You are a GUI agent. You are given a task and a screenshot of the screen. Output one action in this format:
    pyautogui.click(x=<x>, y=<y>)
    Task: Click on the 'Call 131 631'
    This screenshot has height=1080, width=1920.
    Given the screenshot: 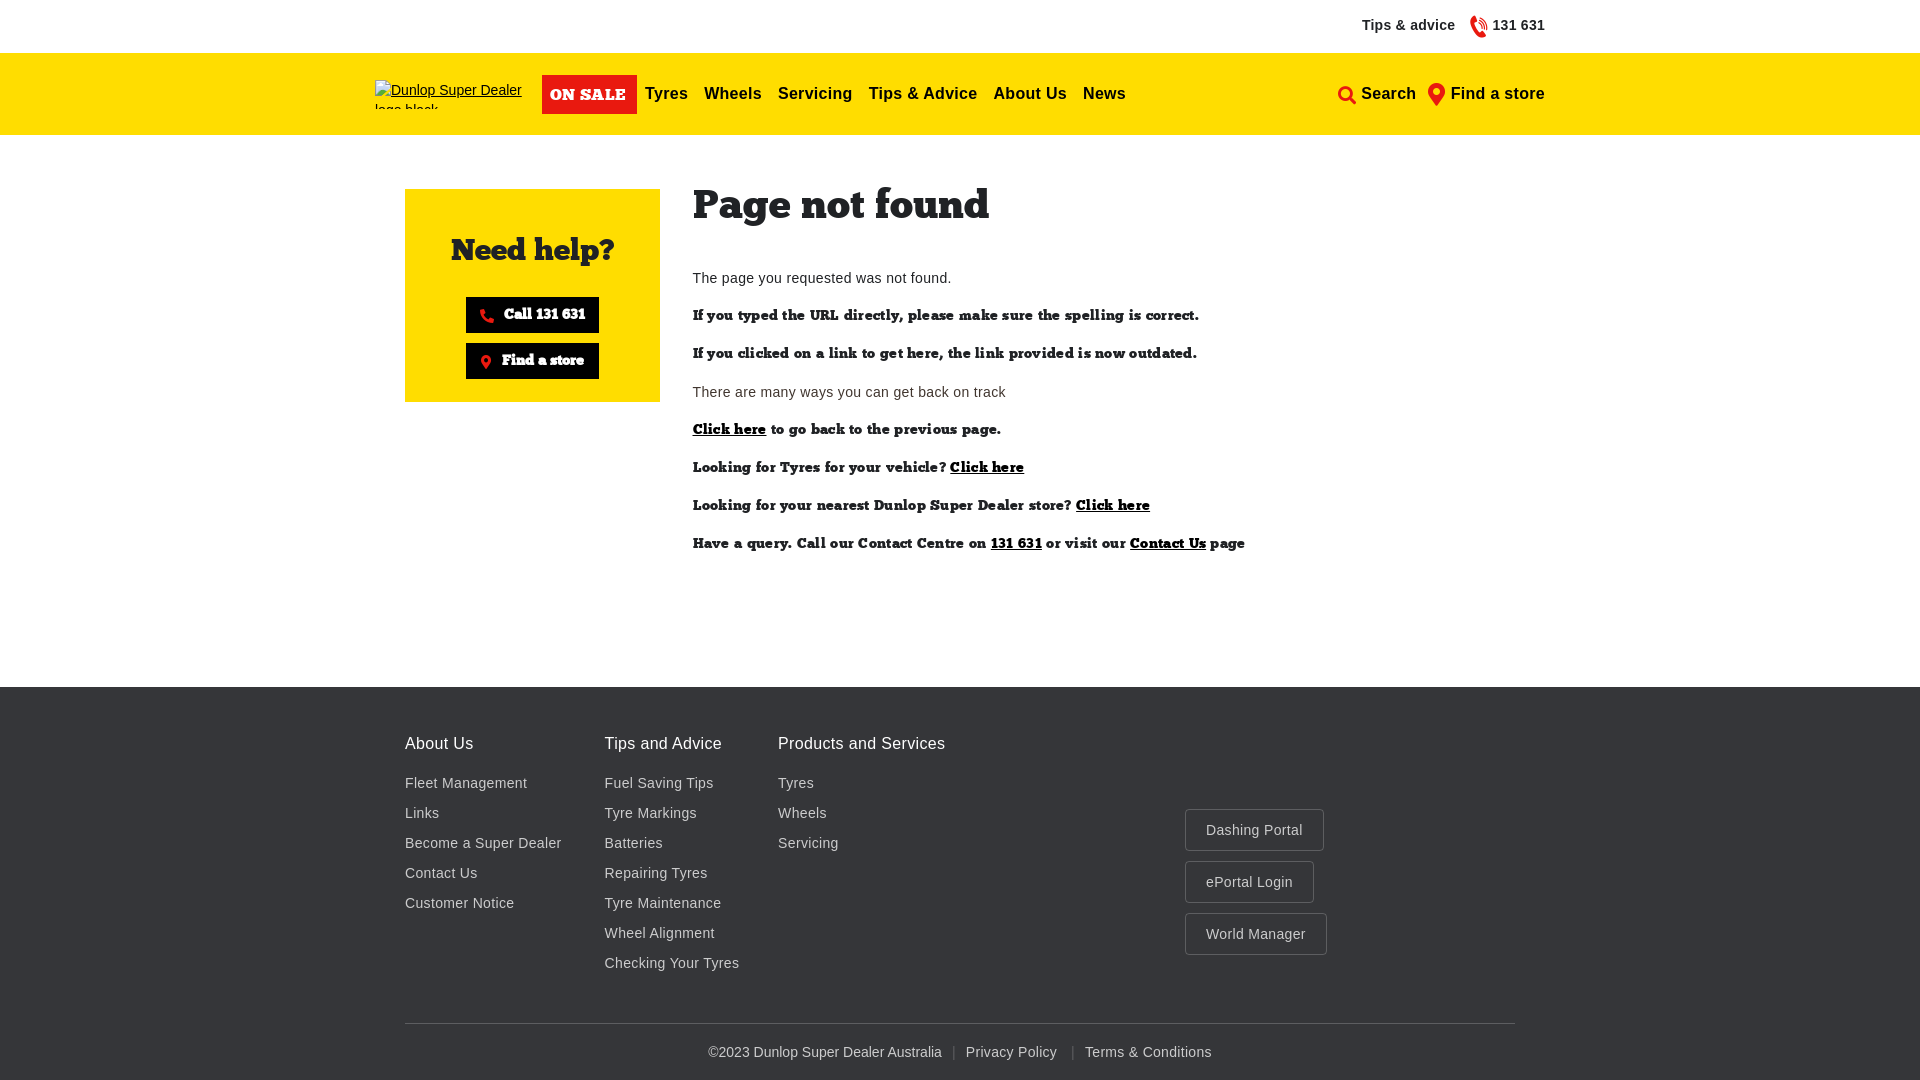 What is the action you would take?
    pyautogui.click(x=532, y=315)
    